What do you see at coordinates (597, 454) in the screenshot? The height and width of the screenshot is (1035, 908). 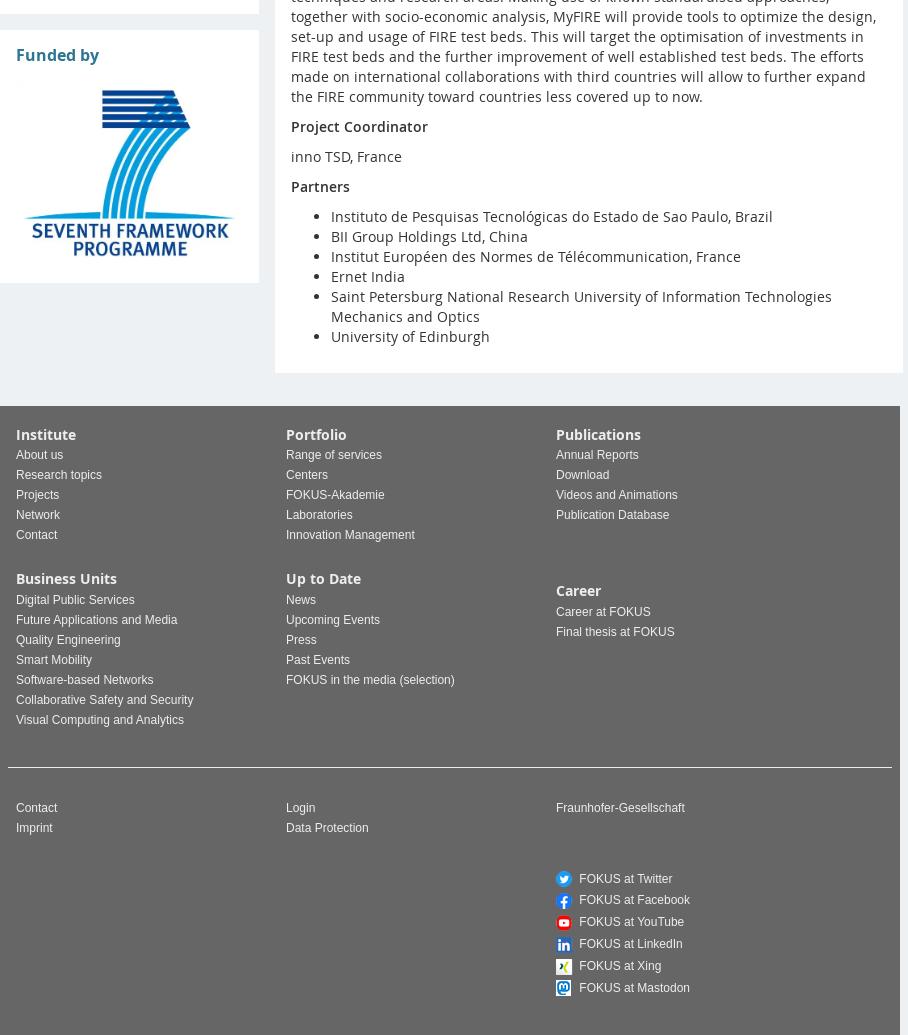 I see `'Annual Reports'` at bounding box center [597, 454].